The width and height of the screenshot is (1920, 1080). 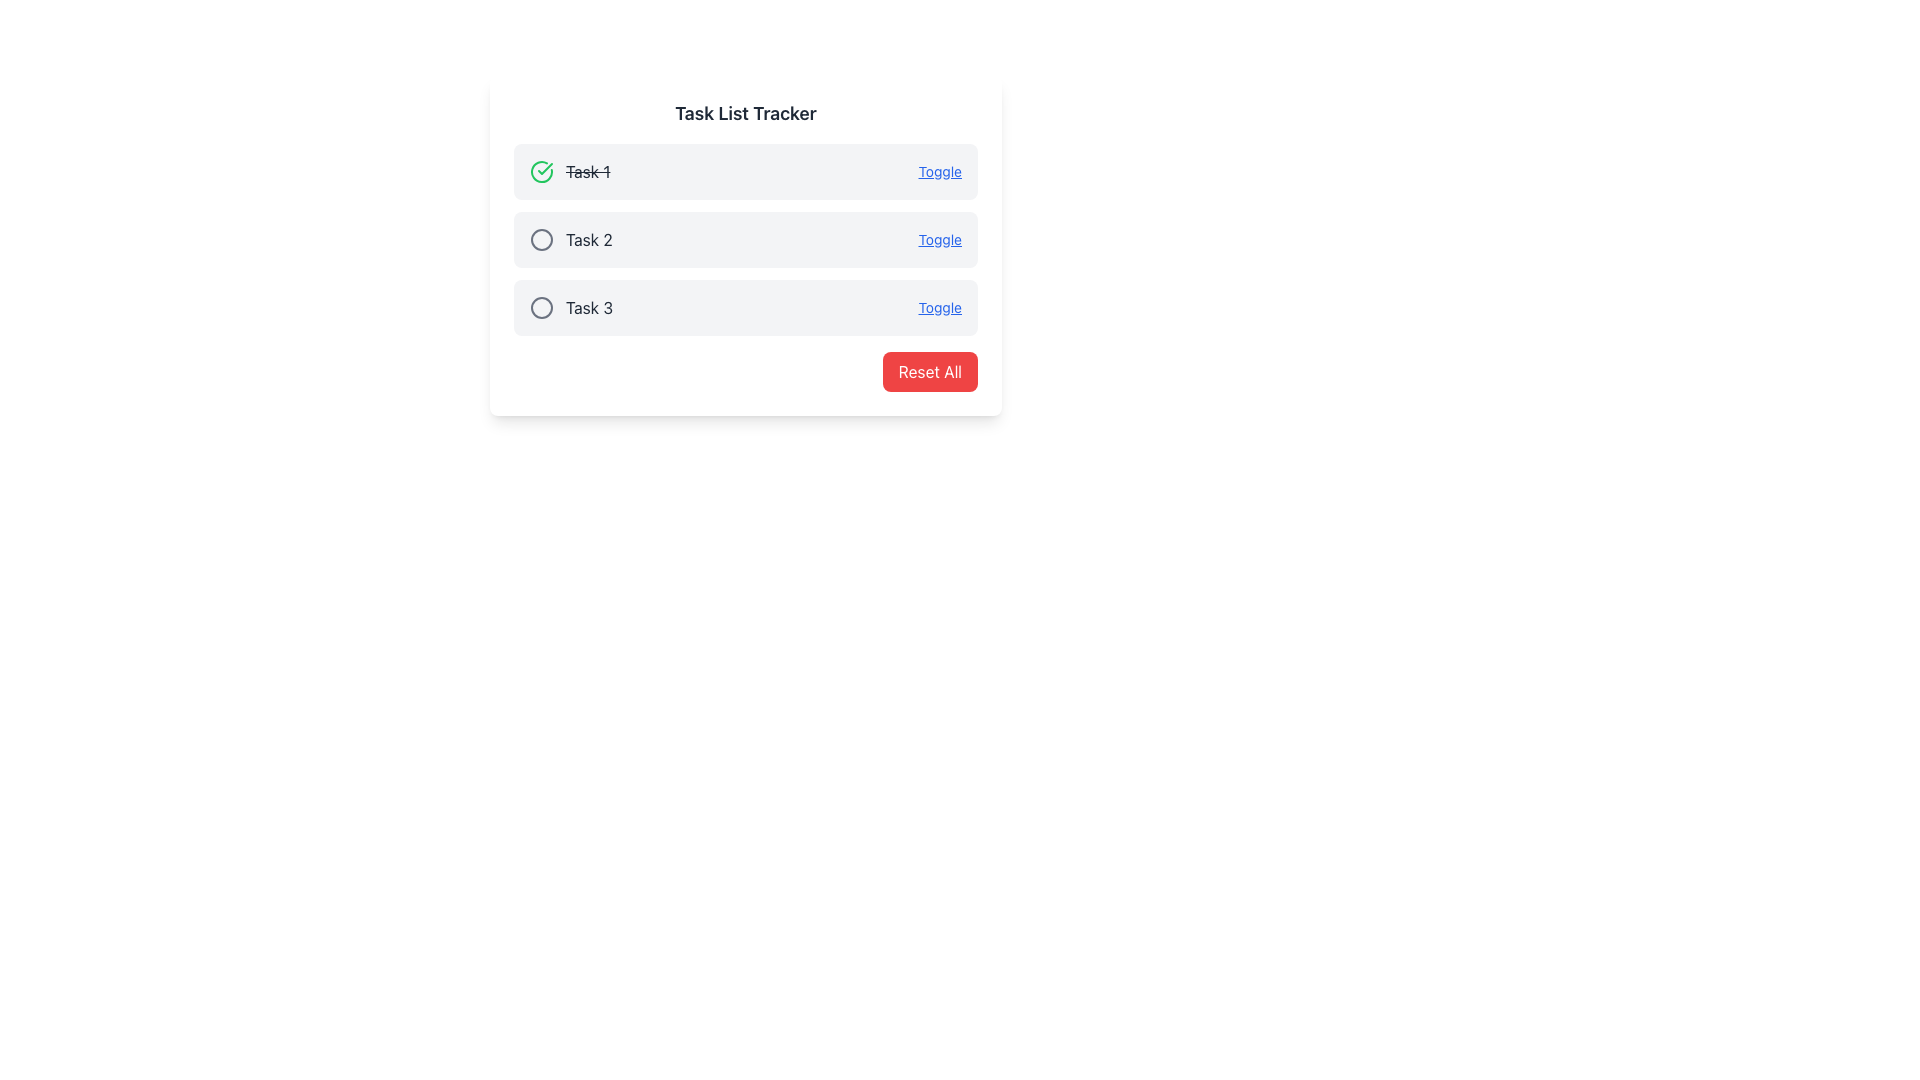 What do you see at coordinates (939, 238) in the screenshot?
I see `the 'Toggle' hyperlink located in the top-right corner of the second task item in the task list` at bounding box center [939, 238].